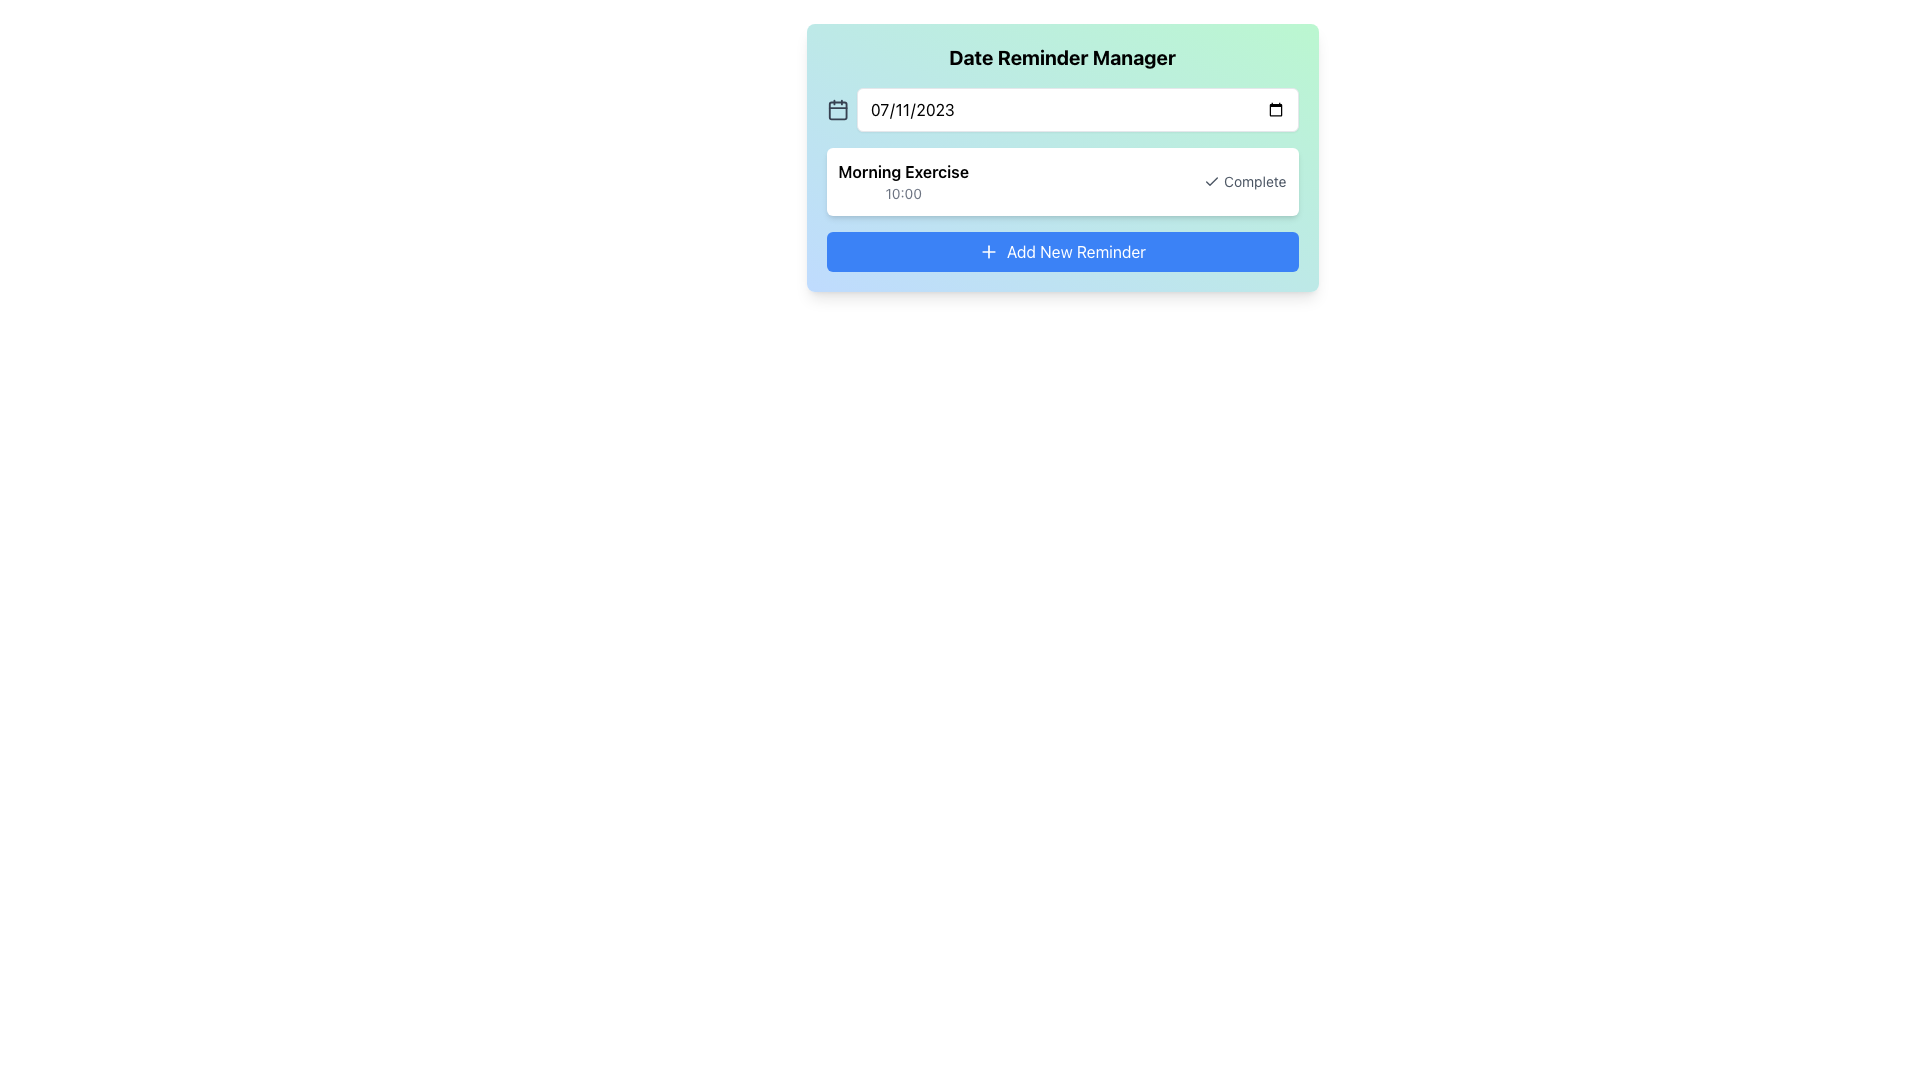 The width and height of the screenshot is (1920, 1080). Describe the element at coordinates (988, 250) in the screenshot. I see `the icon within the 'Add New Reminder' button` at that location.